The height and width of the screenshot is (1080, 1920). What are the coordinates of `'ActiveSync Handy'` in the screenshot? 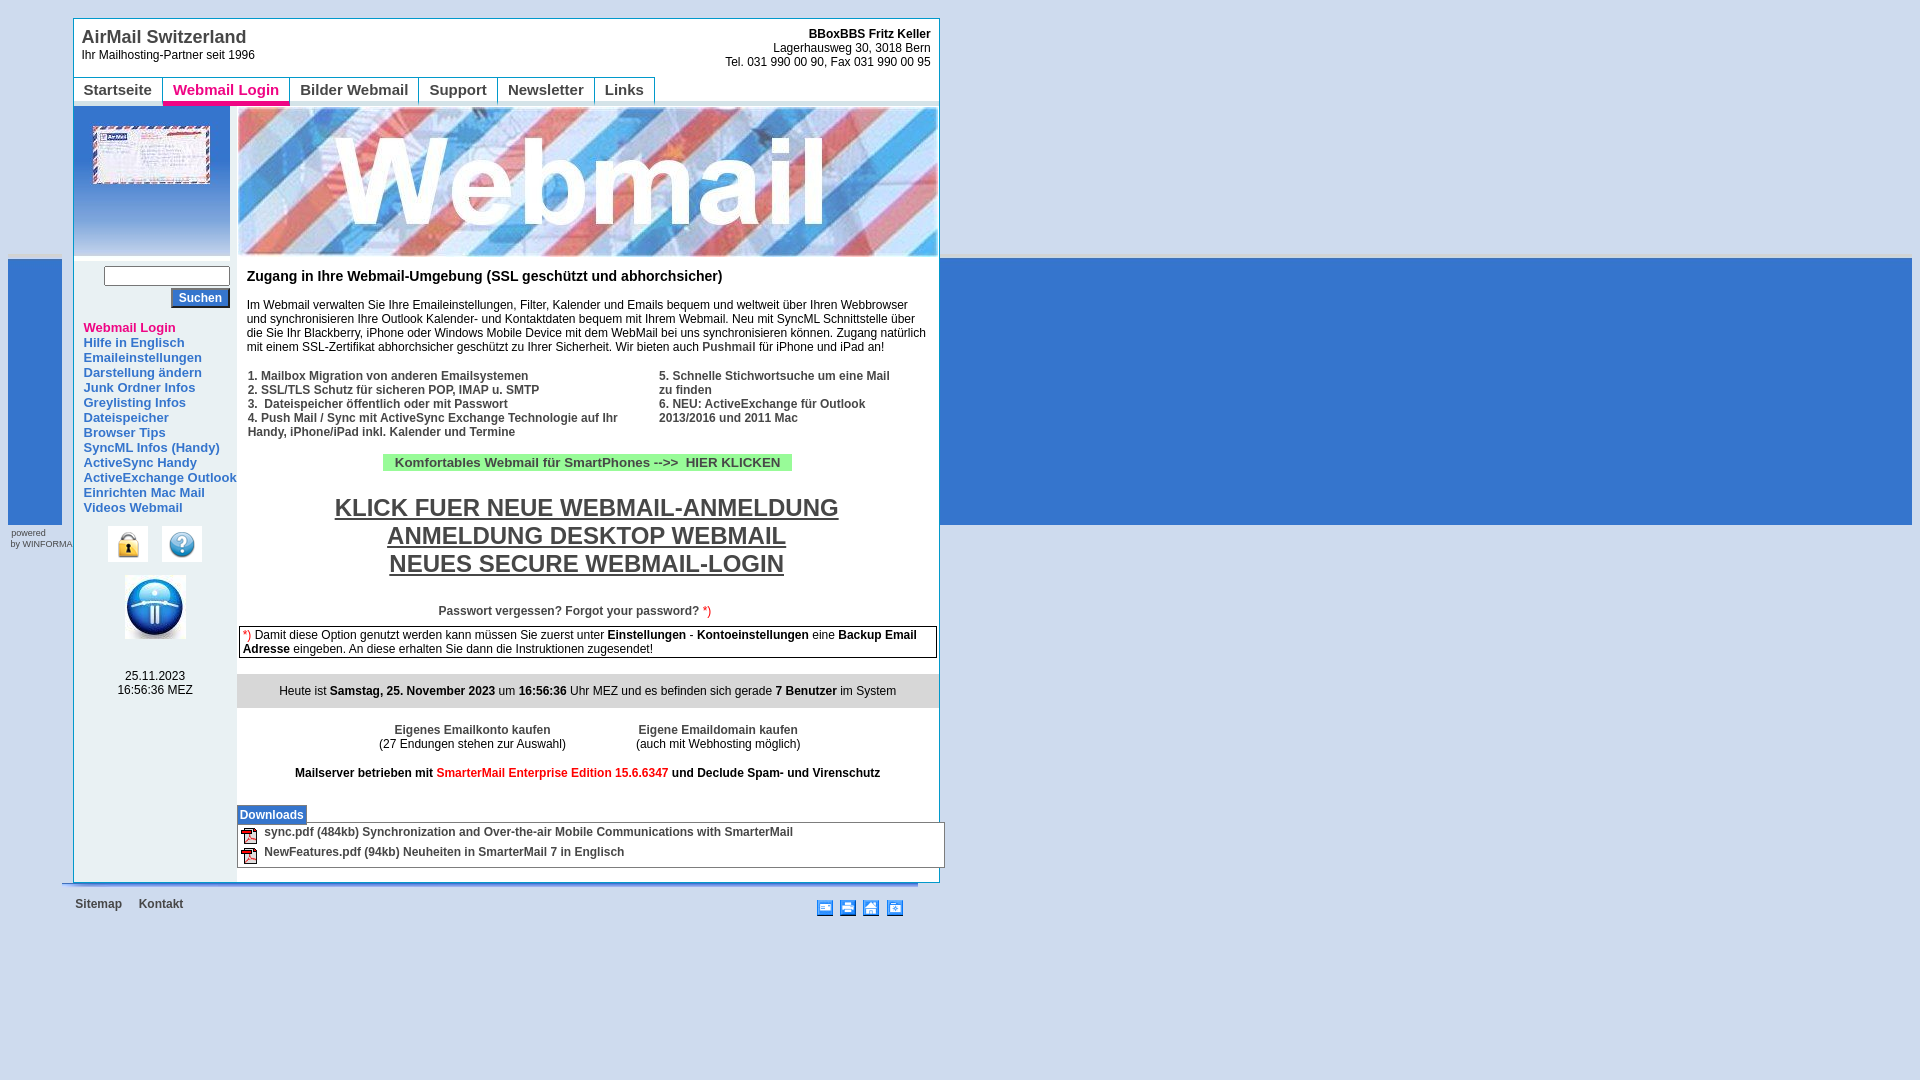 It's located at (134, 462).